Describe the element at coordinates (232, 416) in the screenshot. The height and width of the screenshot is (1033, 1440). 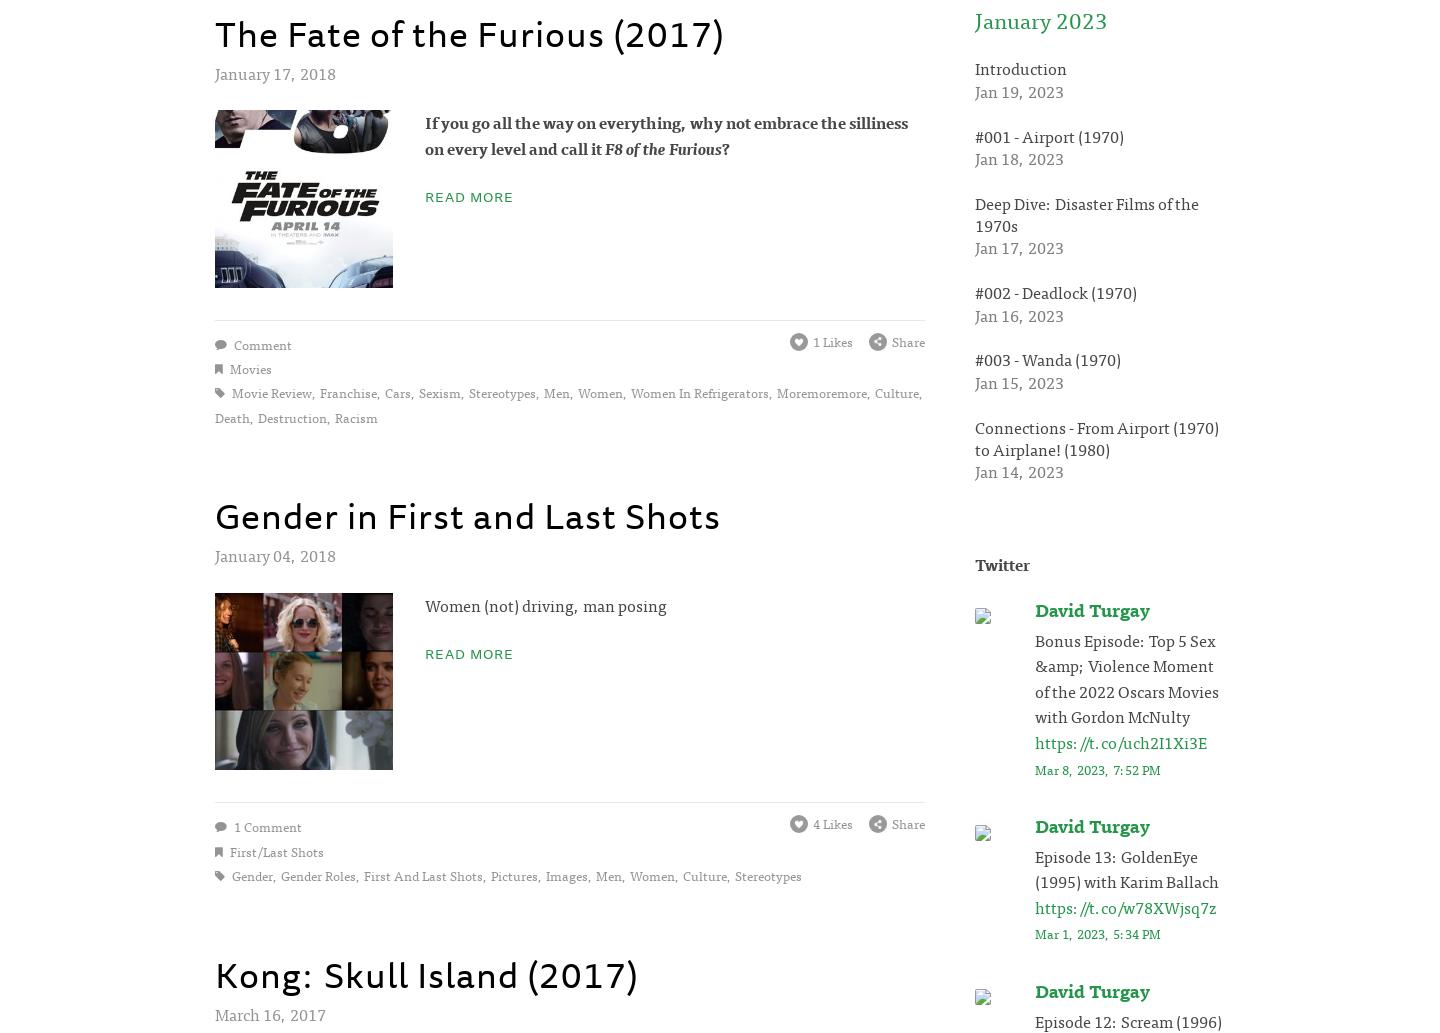
I see `'death'` at that location.